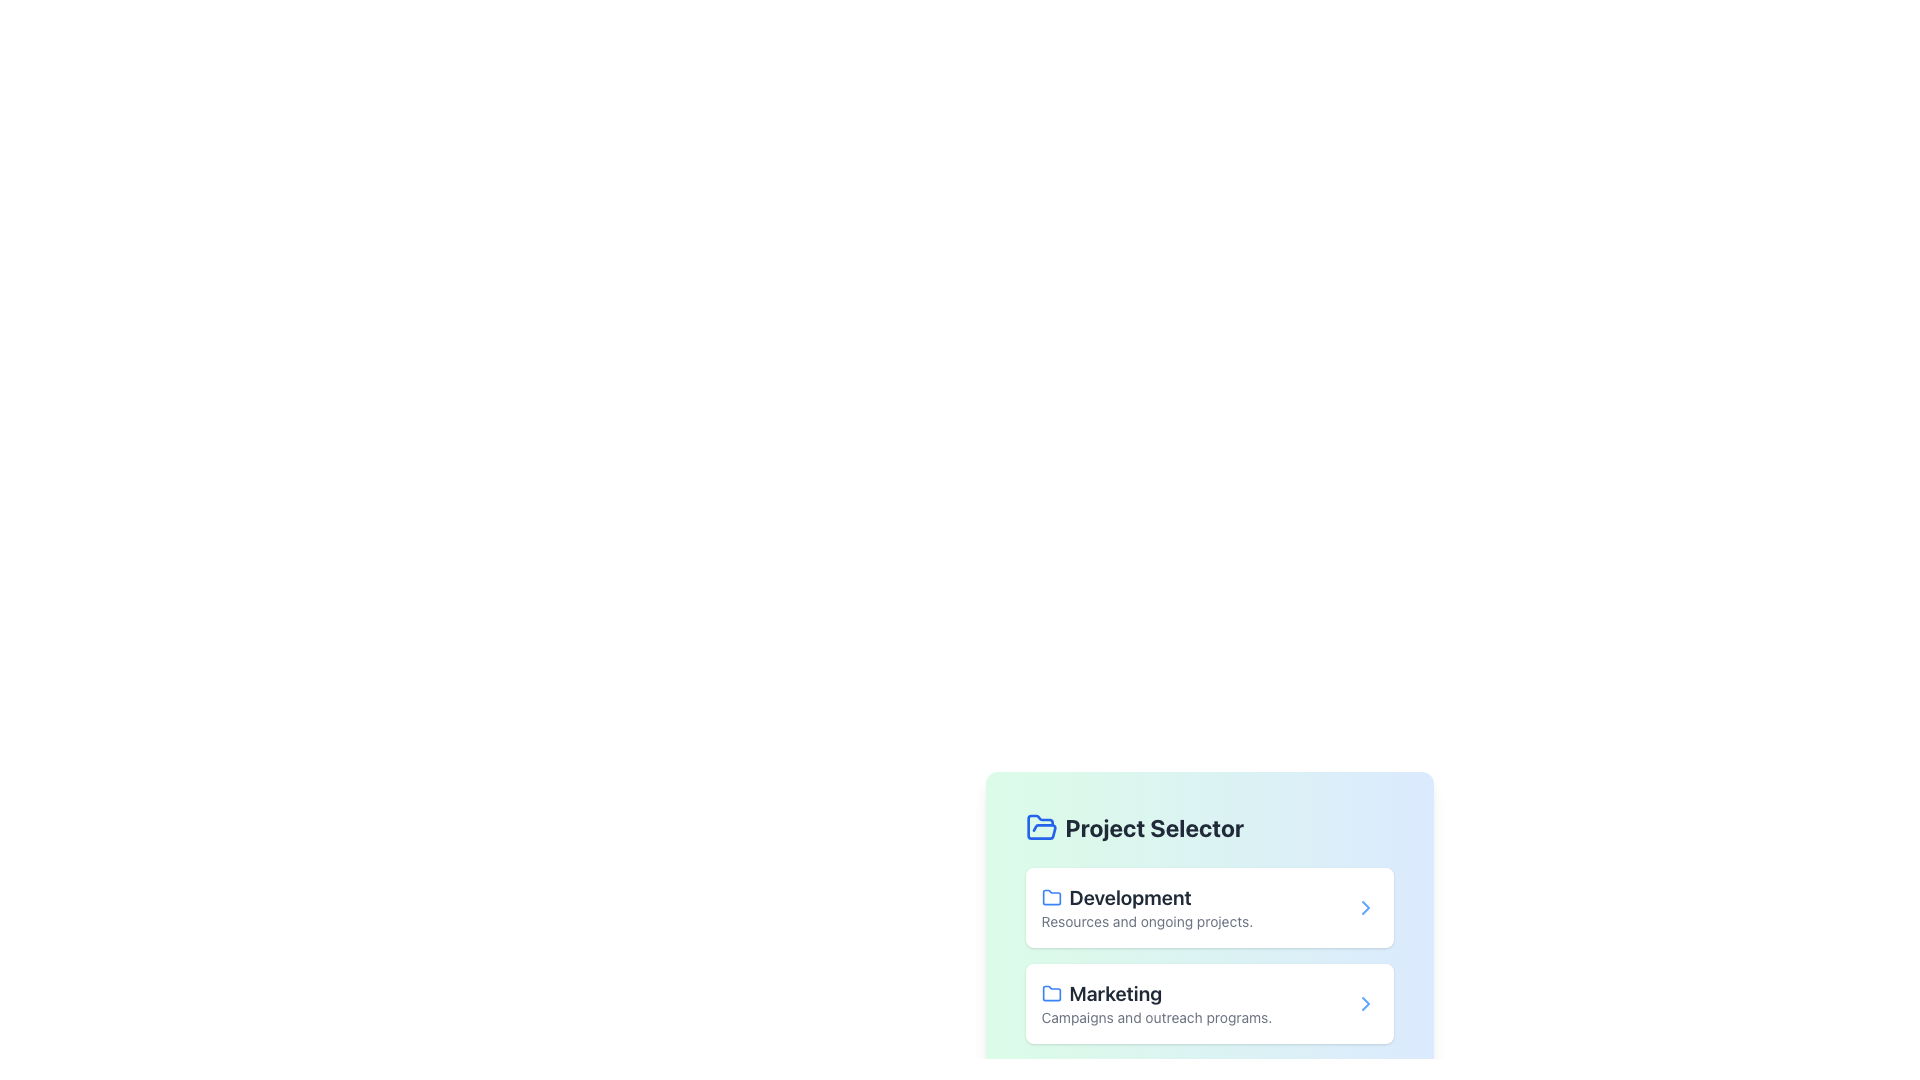  Describe the element at coordinates (1147, 897) in the screenshot. I see `text content of the 'Development' label, which is styled in bold and appears dark gray next to a folder icon, located near the top of the list structure` at that location.